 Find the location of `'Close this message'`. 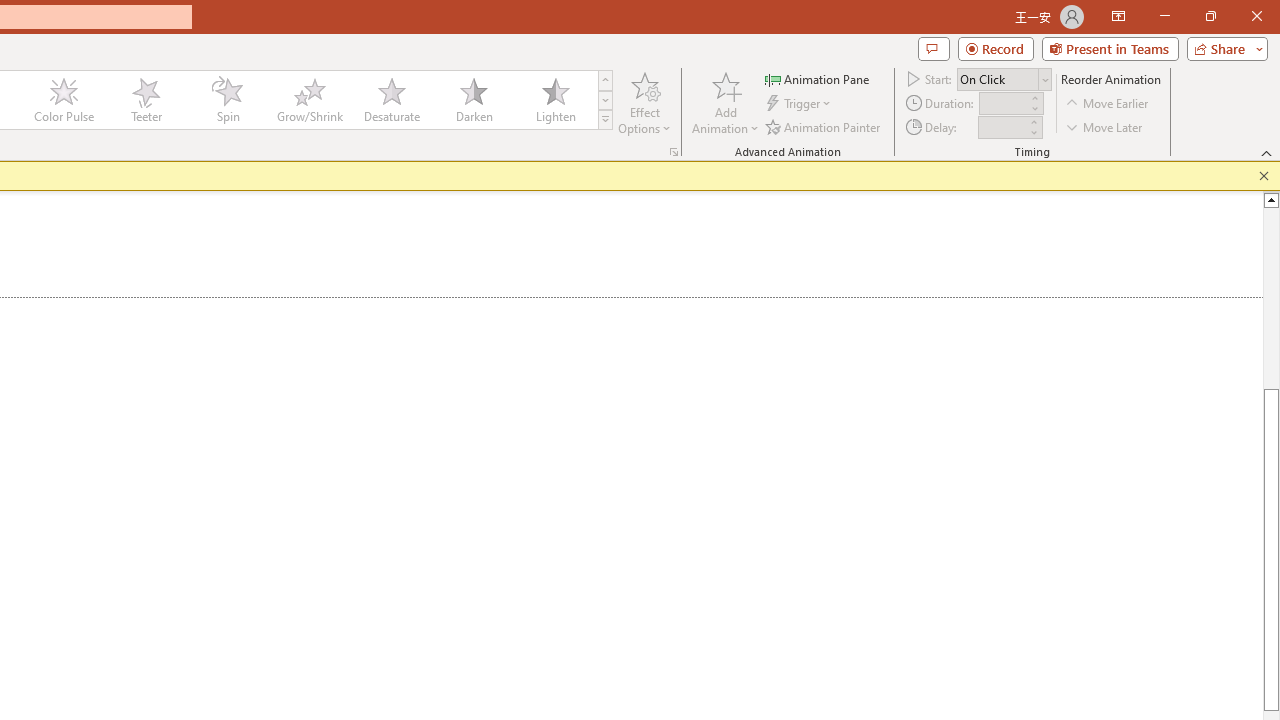

'Close this message' is located at coordinates (1263, 175).